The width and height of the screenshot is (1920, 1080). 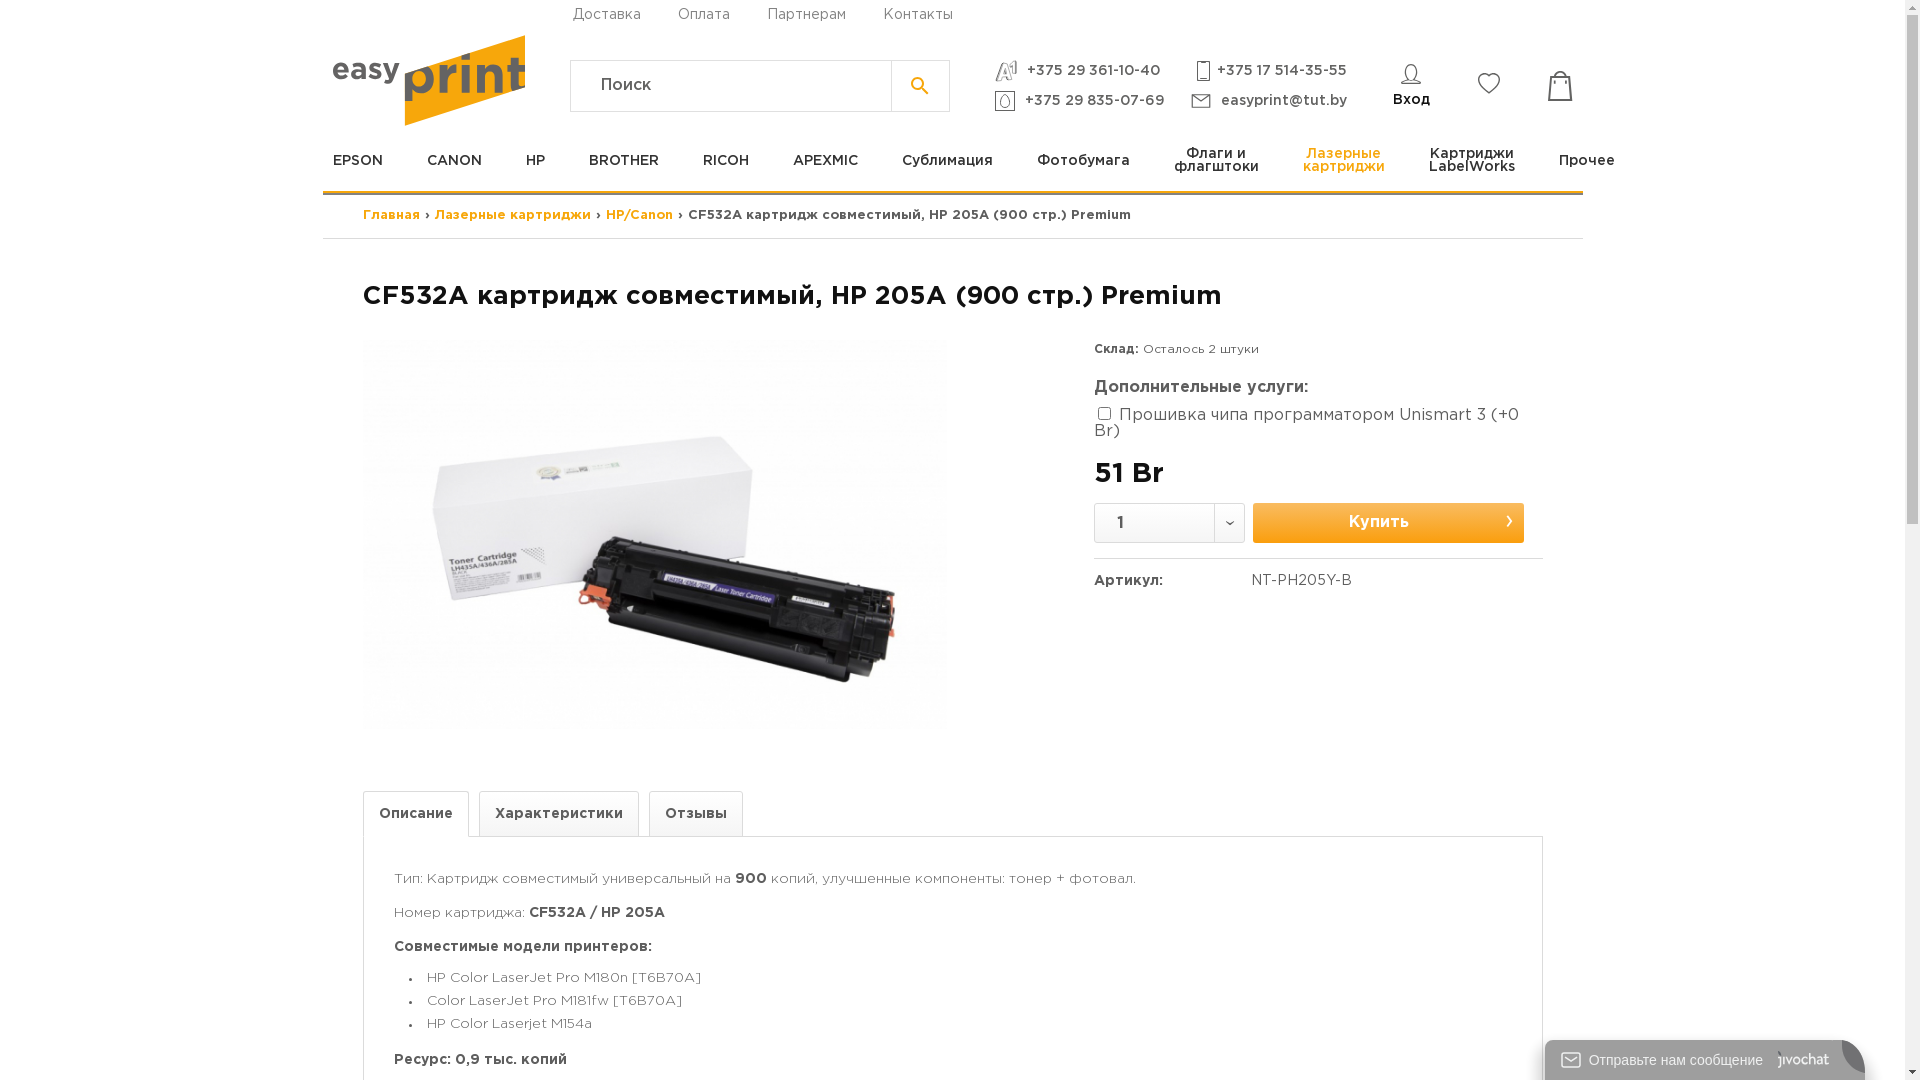 I want to click on 'EPSON', so click(x=368, y=159).